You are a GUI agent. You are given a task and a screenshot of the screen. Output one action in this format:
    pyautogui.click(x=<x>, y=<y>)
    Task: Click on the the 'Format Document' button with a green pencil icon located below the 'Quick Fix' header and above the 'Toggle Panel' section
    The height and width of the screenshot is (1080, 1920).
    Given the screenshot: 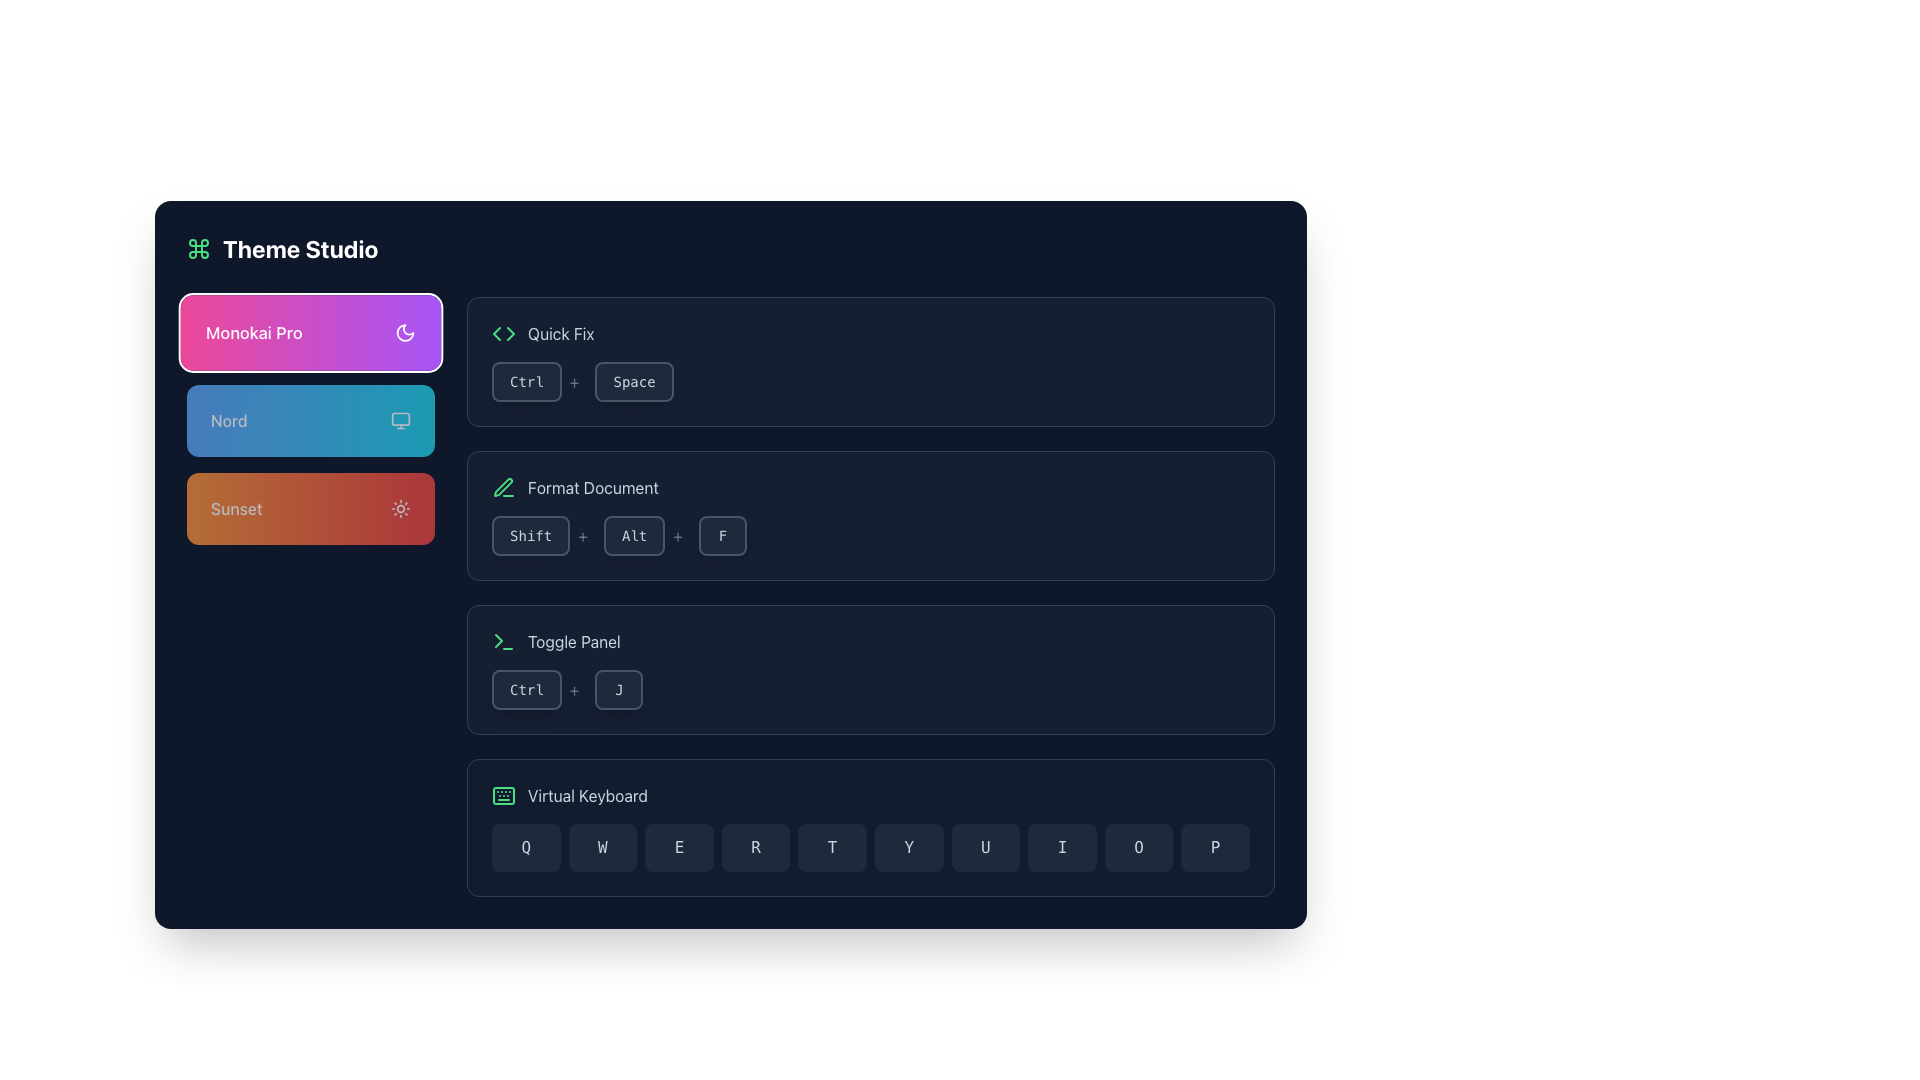 What is the action you would take?
    pyautogui.click(x=574, y=488)
    